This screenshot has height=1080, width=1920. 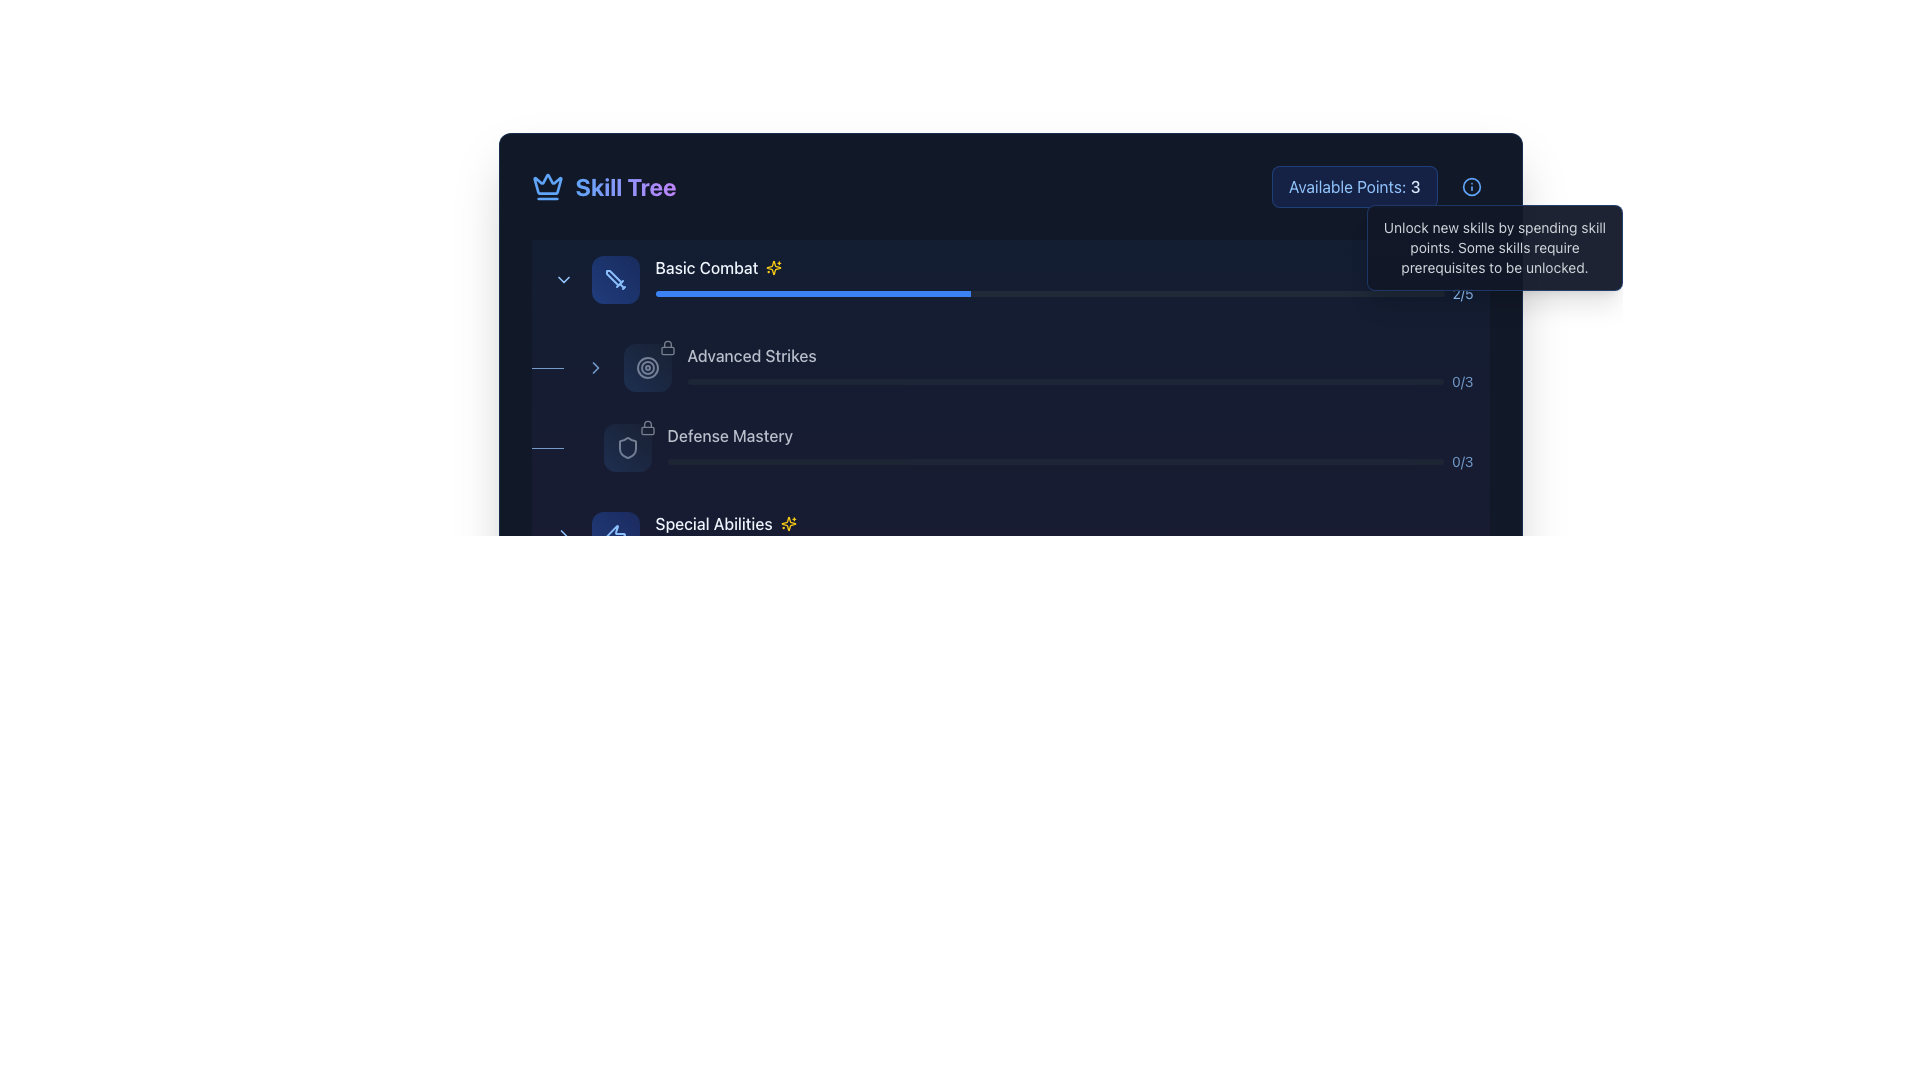 I want to click on the visual marker that highlights the 'Basic Combat' option, positioned to the right of the text, so click(x=773, y=266).